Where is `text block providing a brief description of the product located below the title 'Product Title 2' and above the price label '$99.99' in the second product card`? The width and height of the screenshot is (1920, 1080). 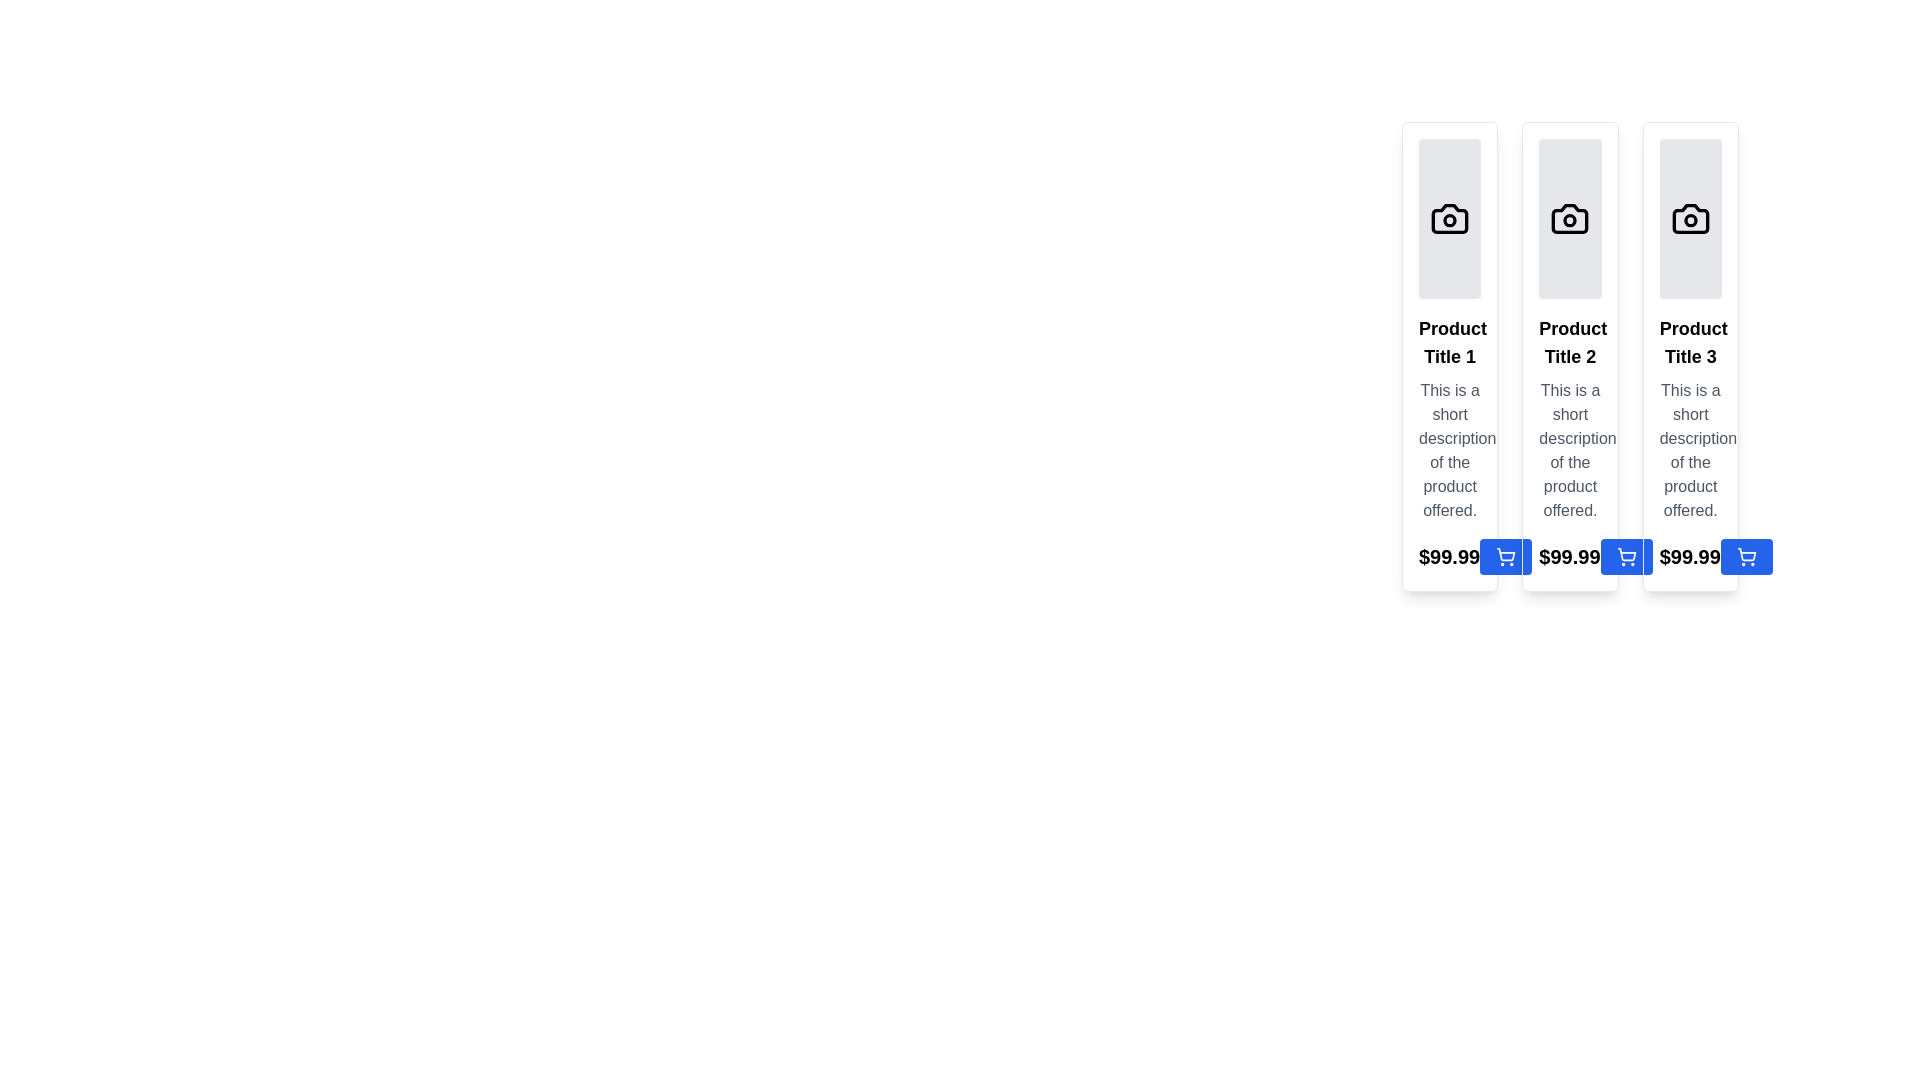 text block providing a brief description of the product located below the title 'Product Title 2' and above the price label '$99.99' in the second product card is located at coordinates (1569, 451).